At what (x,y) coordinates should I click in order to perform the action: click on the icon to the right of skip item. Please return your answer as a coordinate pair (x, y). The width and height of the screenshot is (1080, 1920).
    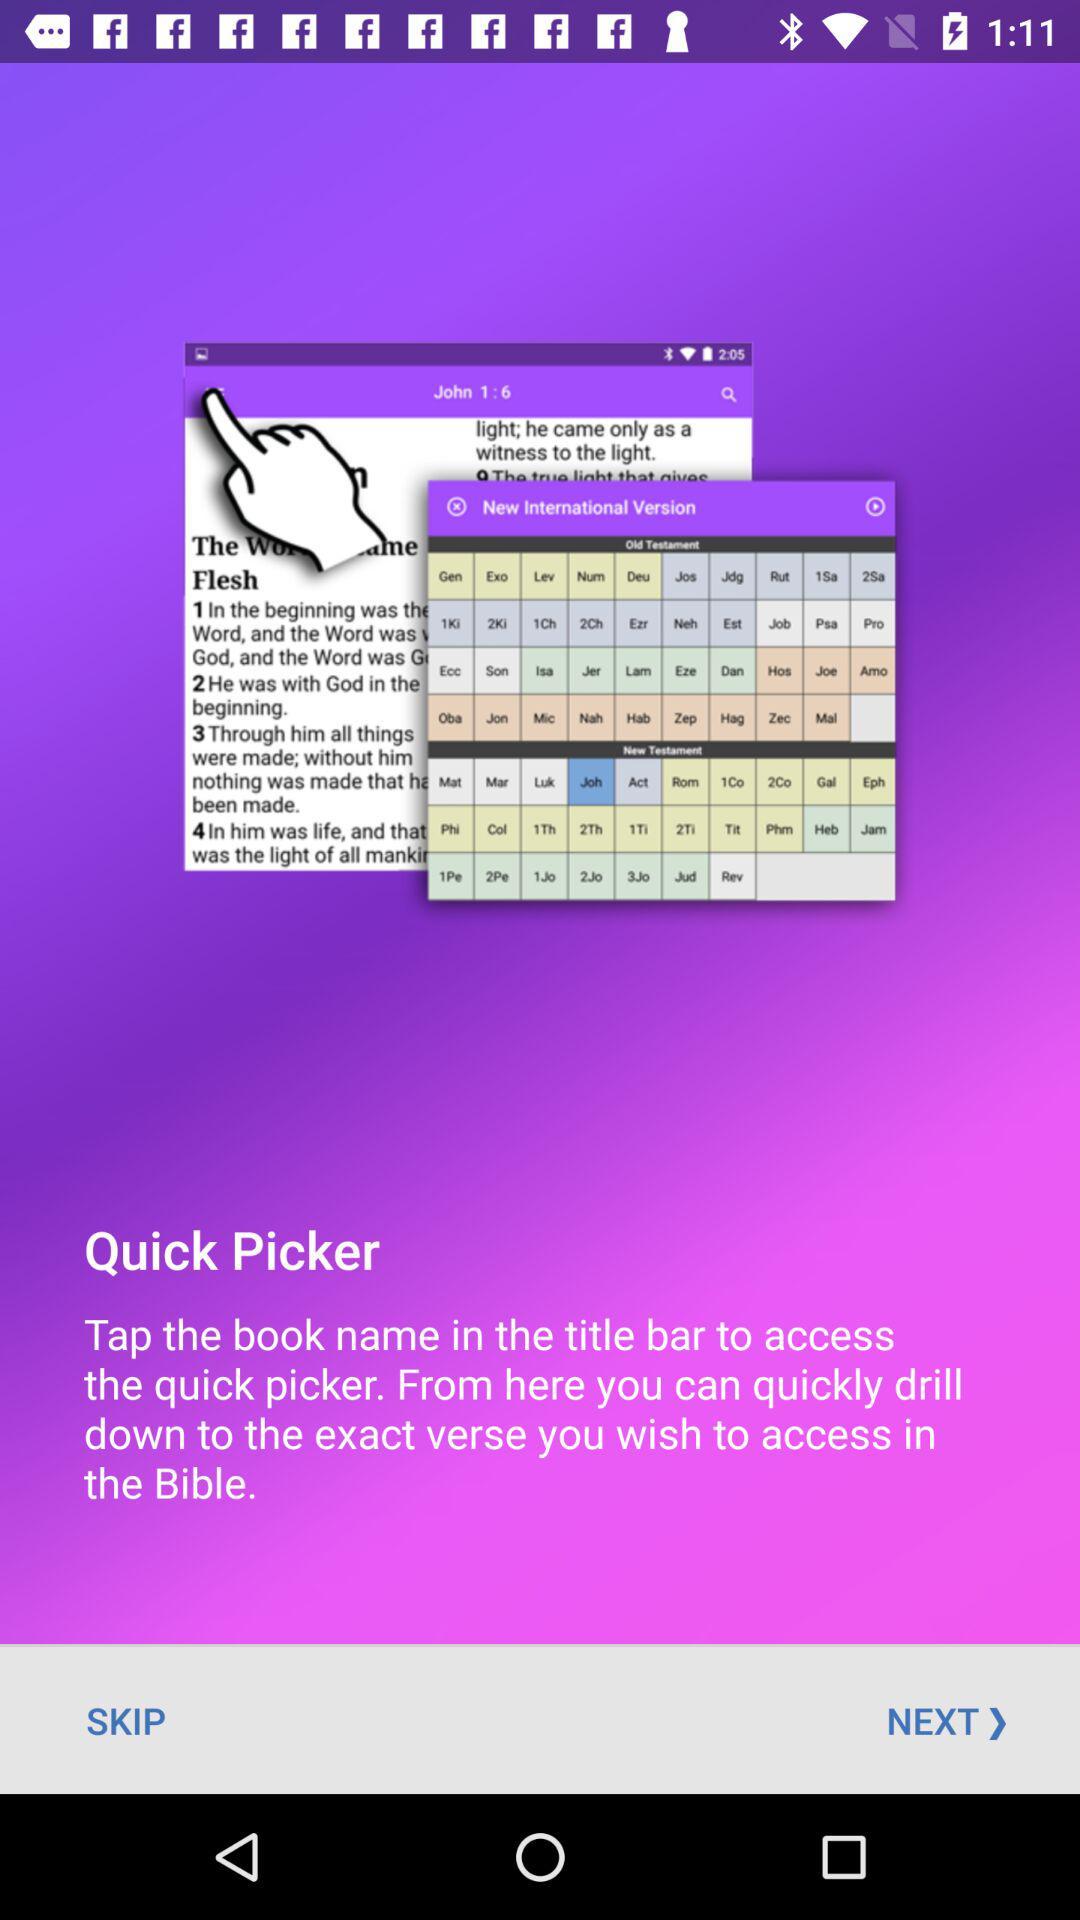
    Looking at the image, I should click on (945, 1719).